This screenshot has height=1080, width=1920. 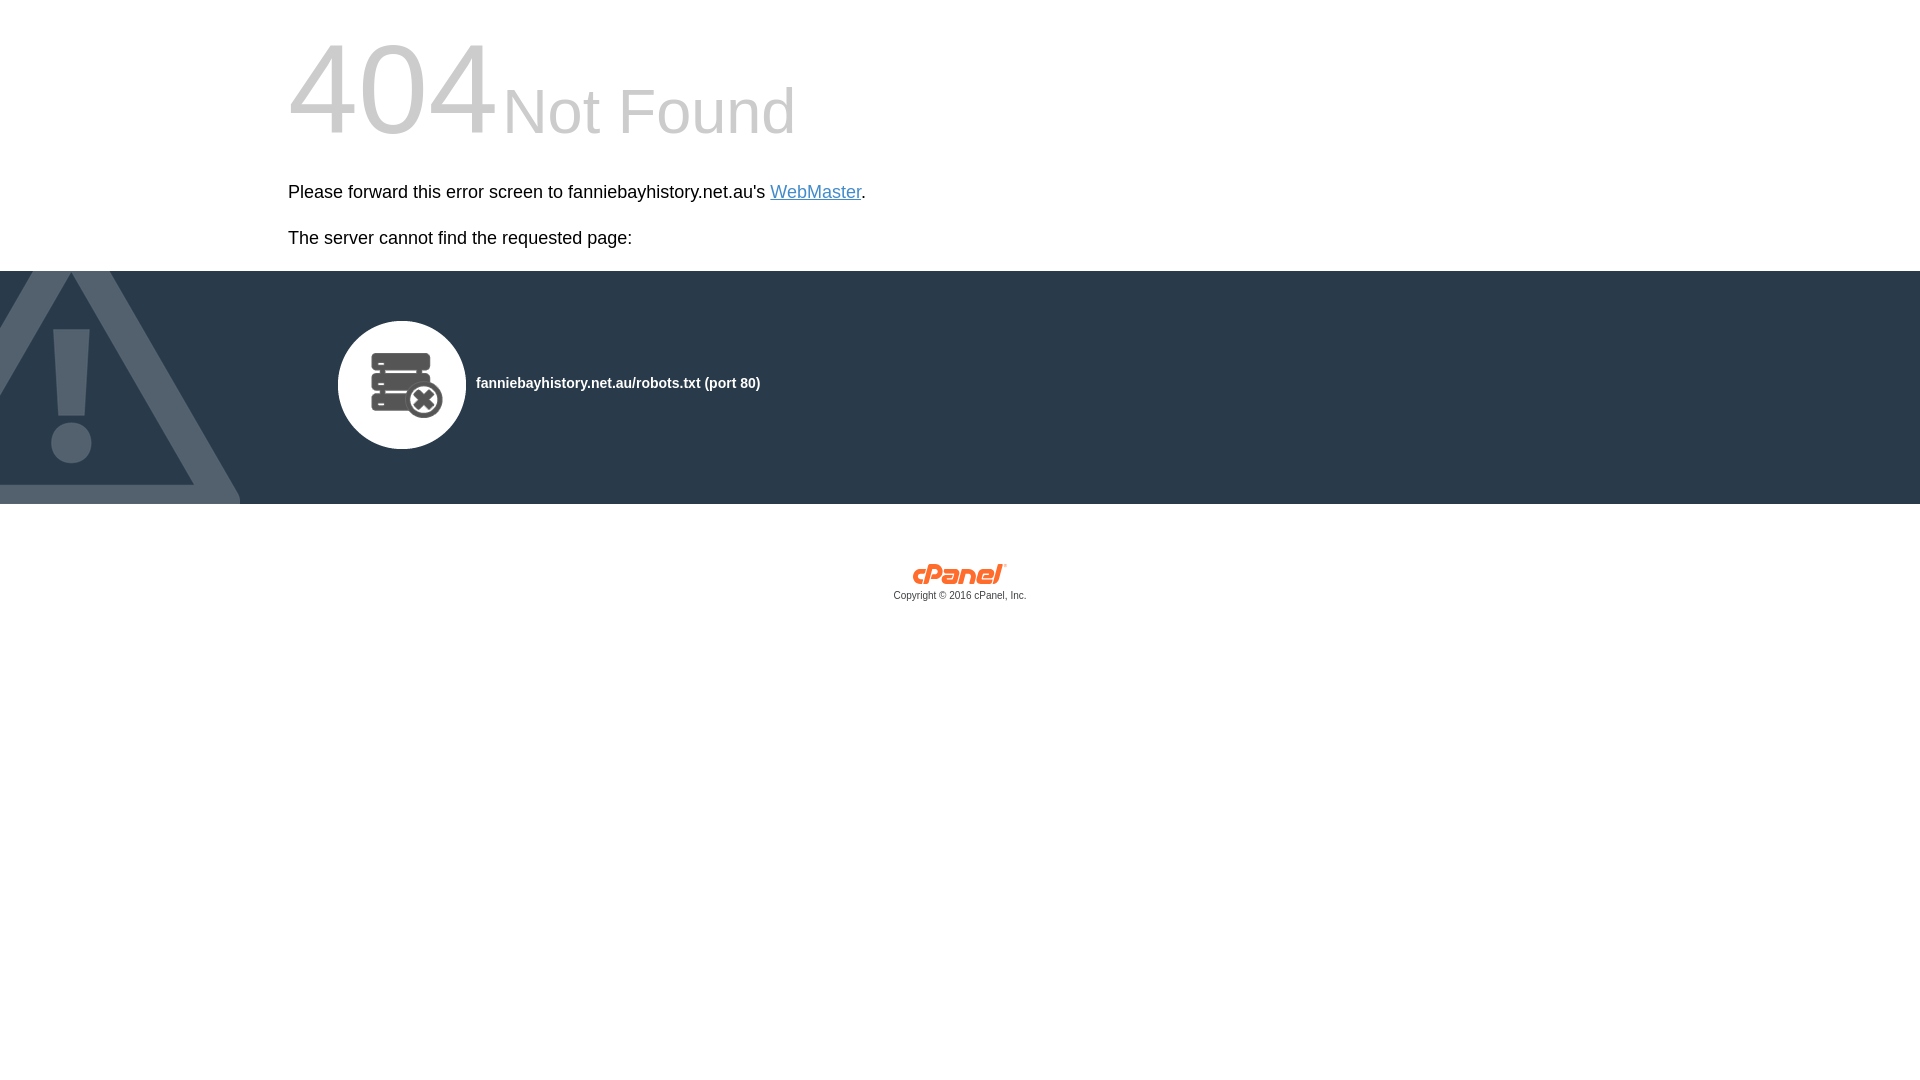 What do you see at coordinates (815, 192) in the screenshot?
I see `'WebMaster'` at bounding box center [815, 192].